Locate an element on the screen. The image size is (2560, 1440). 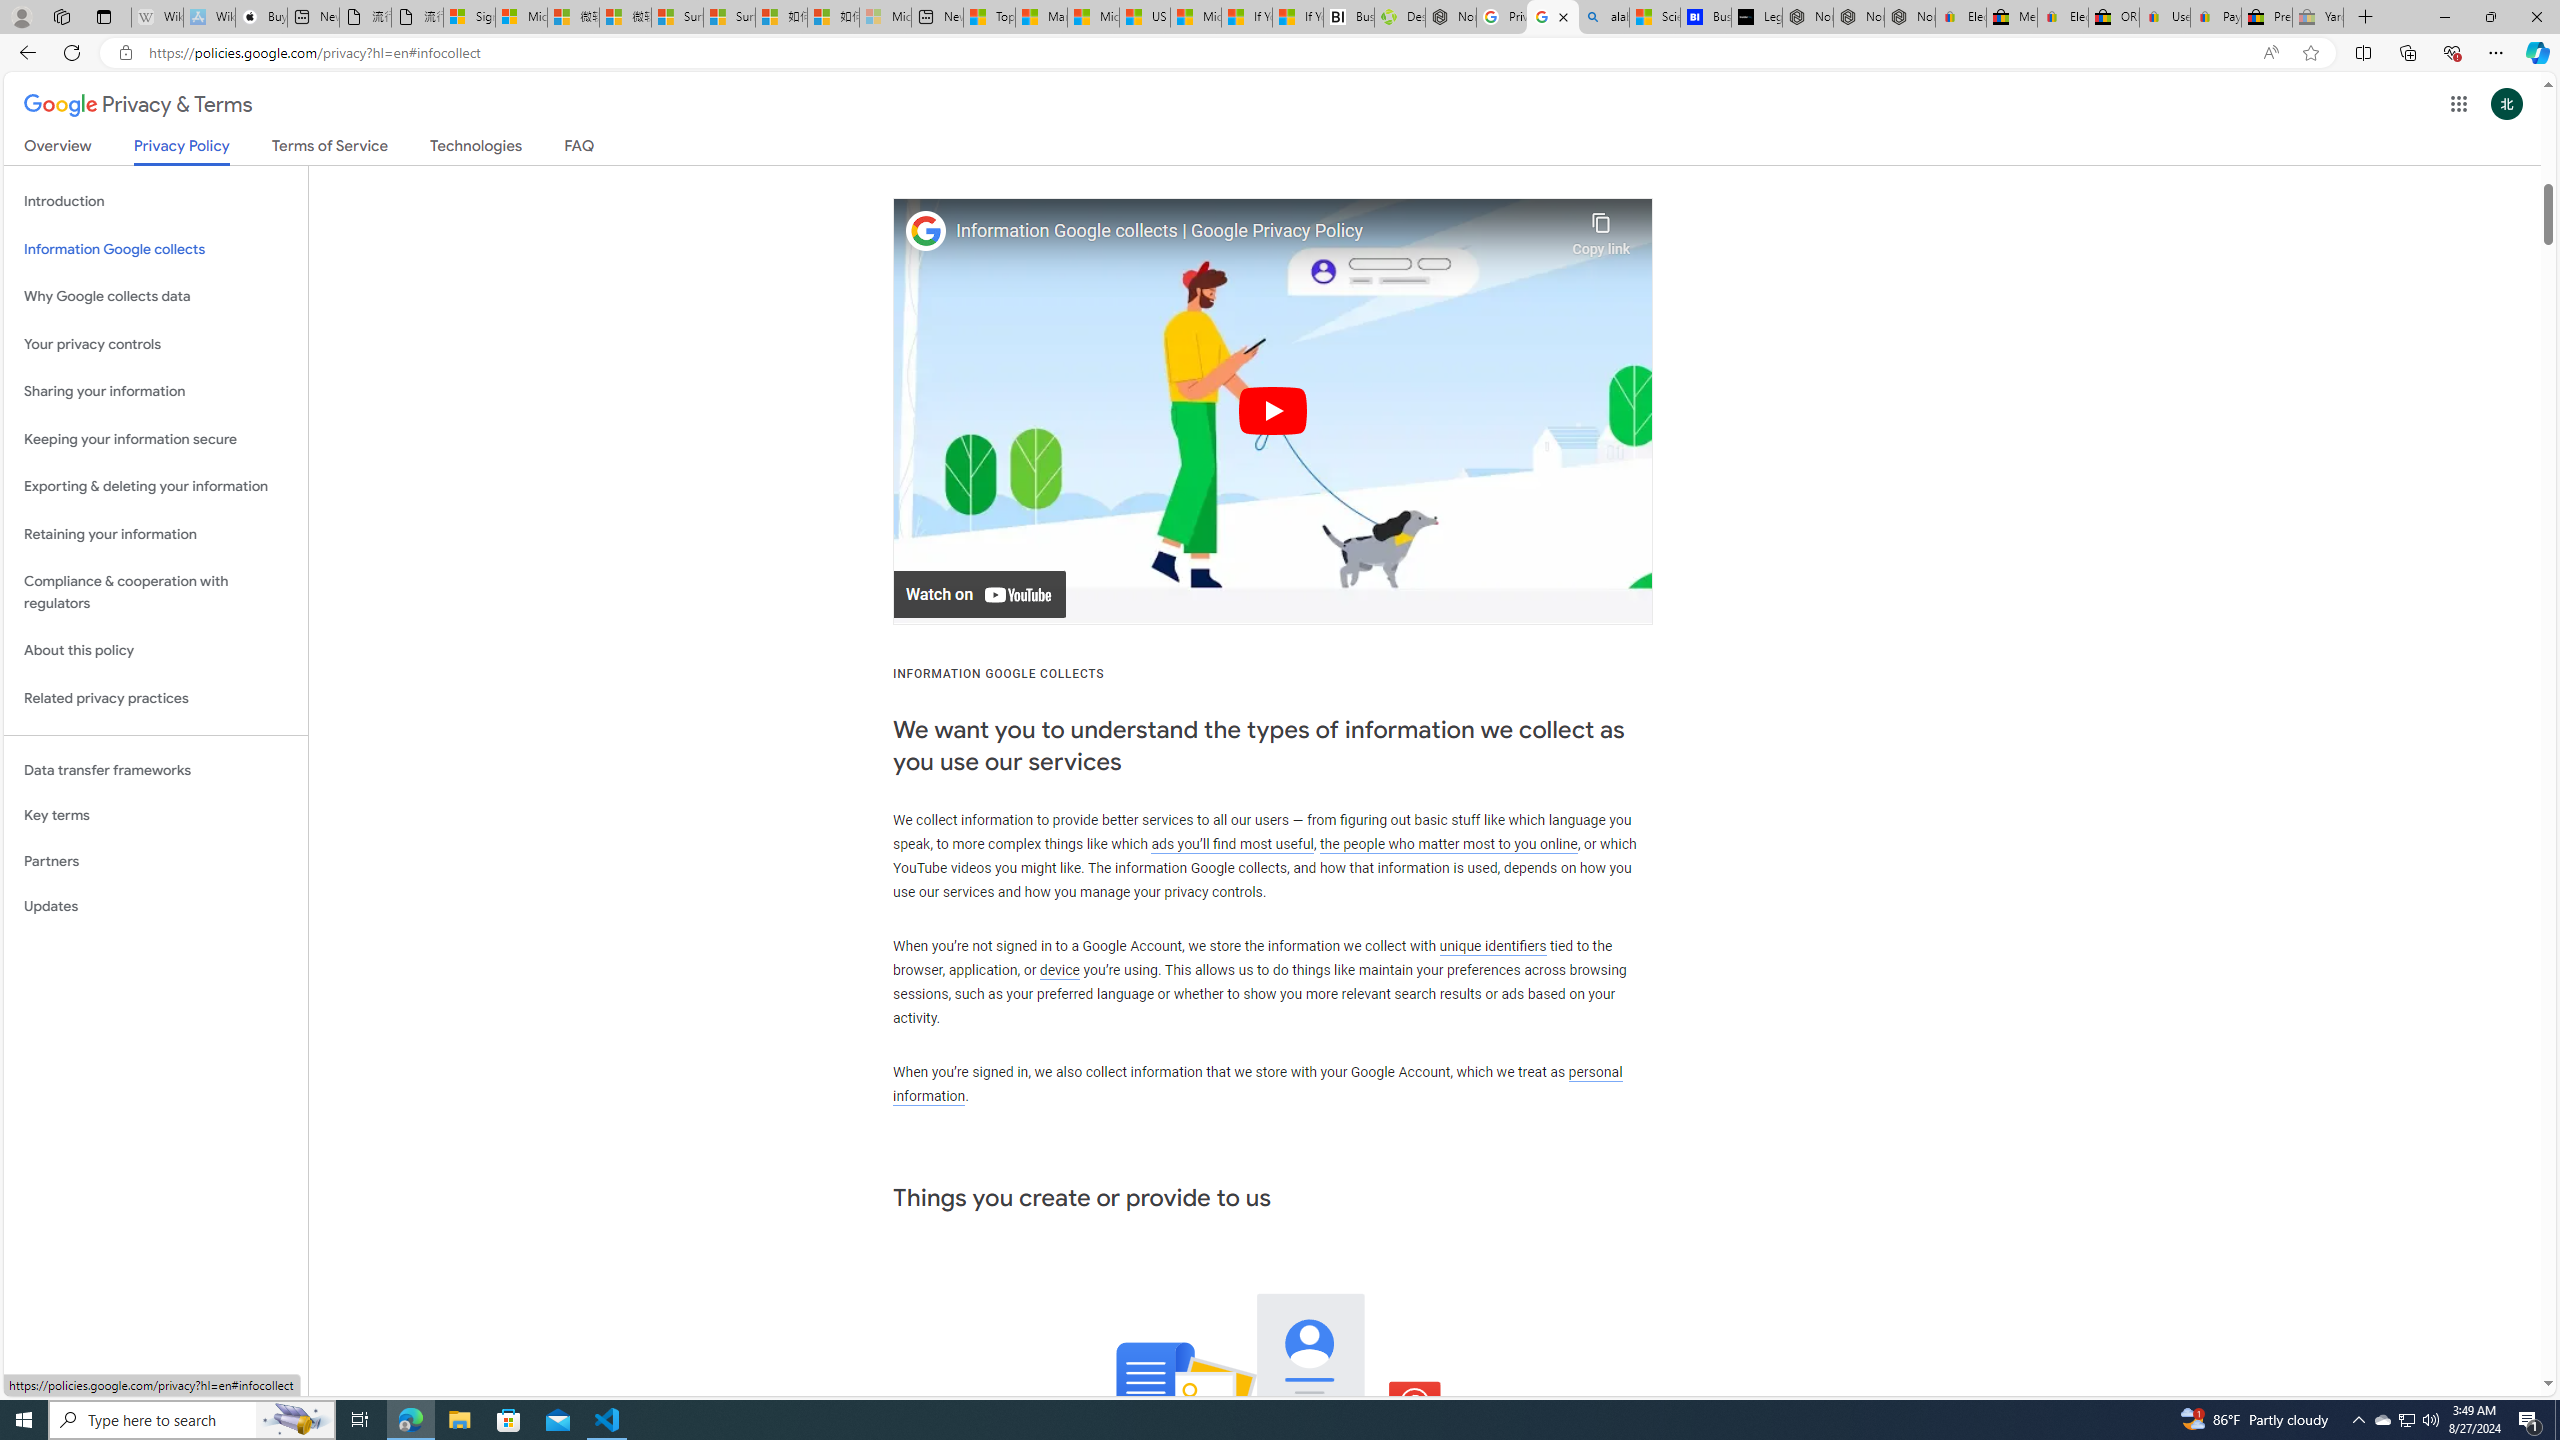
'Yard, Garden & Outdoor Living - Sleeping' is located at coordinates (2318, 16).